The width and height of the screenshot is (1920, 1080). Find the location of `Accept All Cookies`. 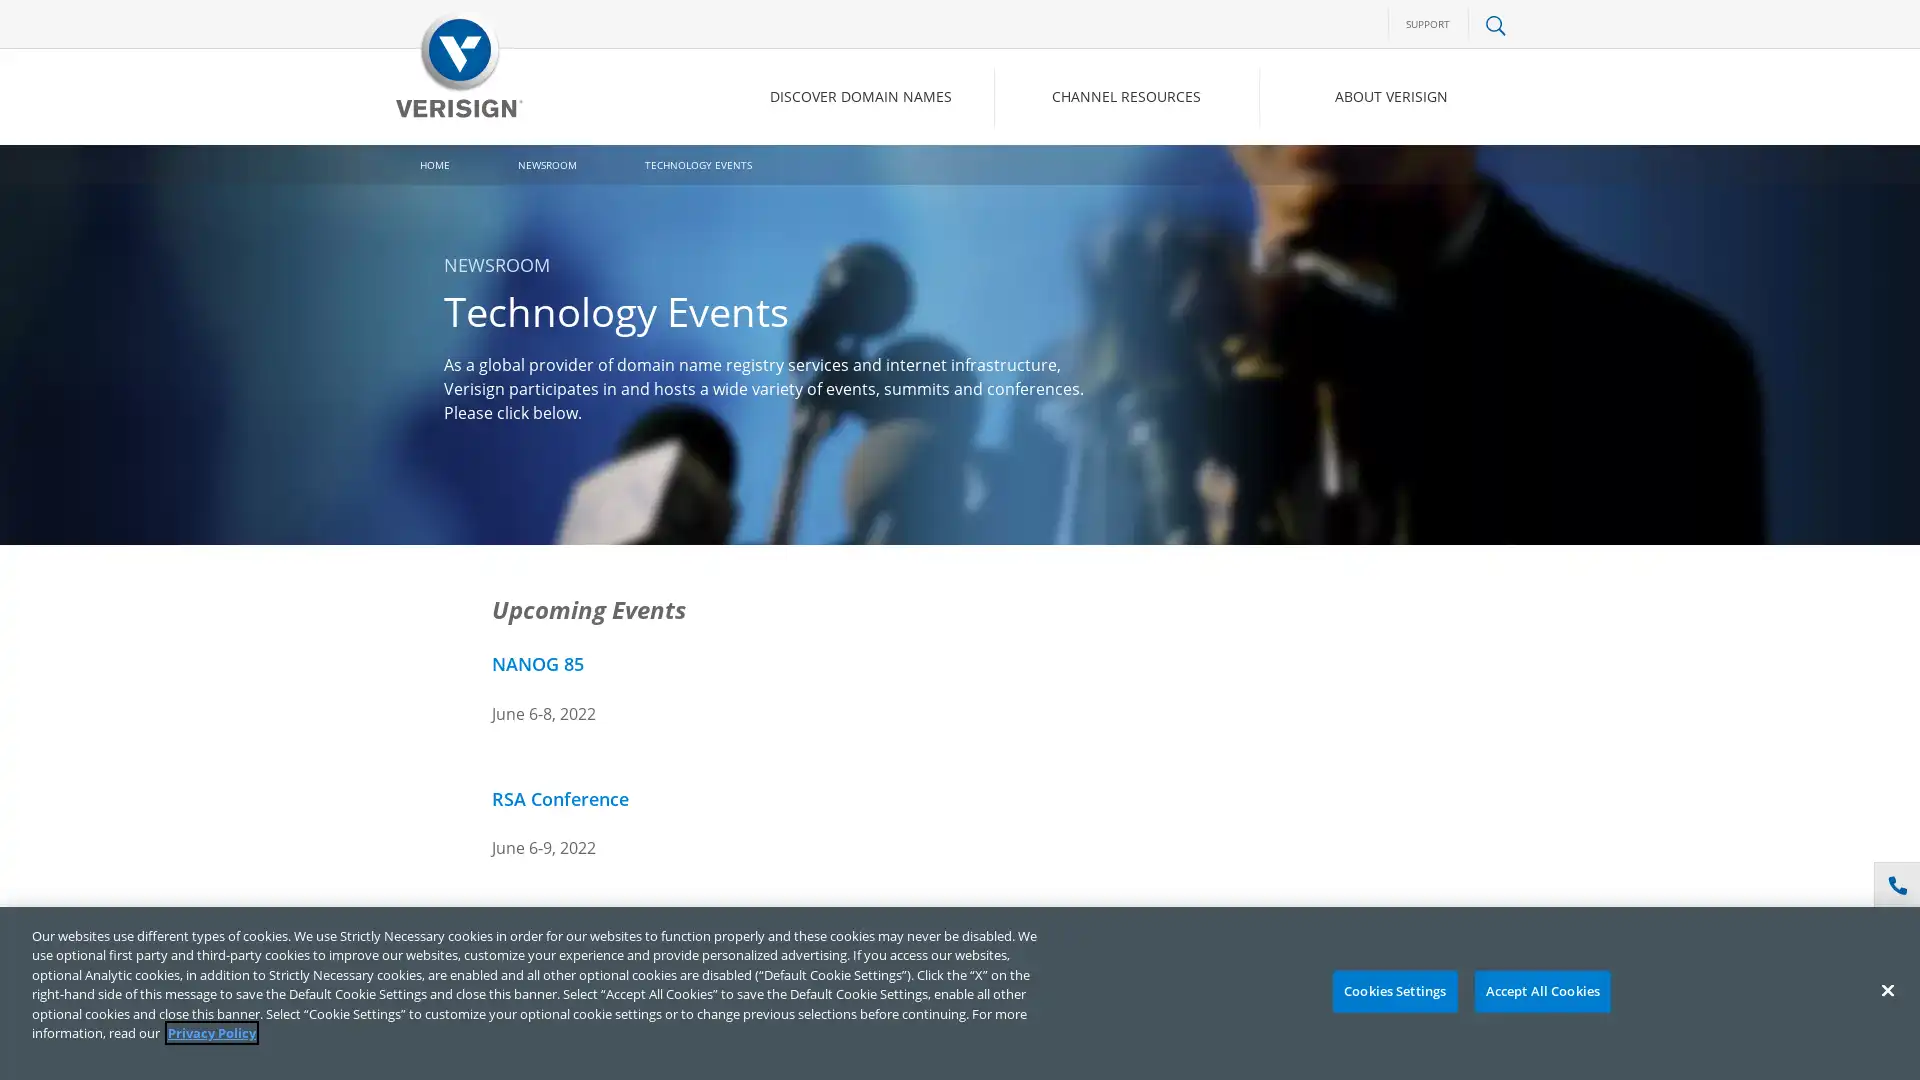

Accept All Cookies is located at coordinates (1541, 991).